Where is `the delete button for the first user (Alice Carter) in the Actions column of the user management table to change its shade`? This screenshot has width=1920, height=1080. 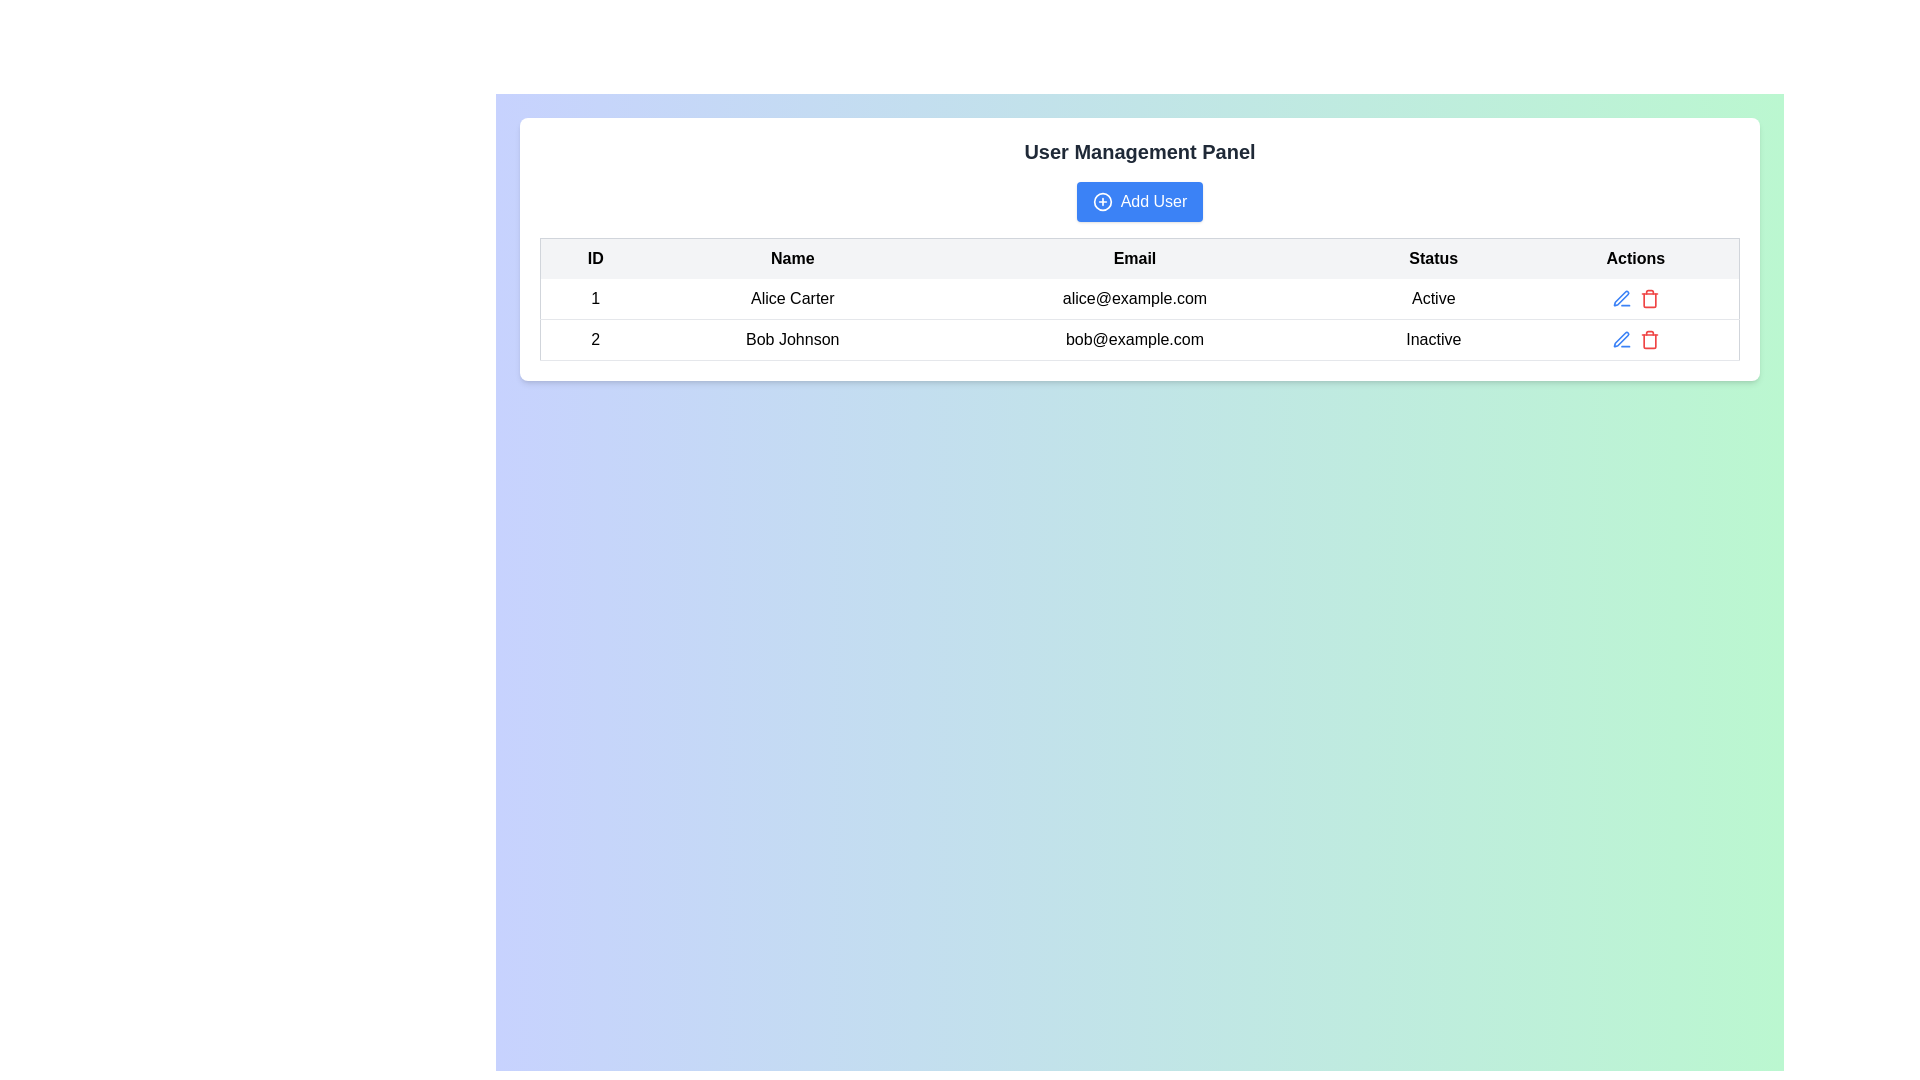
the delete button for the first user (Alice Carter) in the Actions column of the user management table to change its shade is located at coordinates (1649, 299).